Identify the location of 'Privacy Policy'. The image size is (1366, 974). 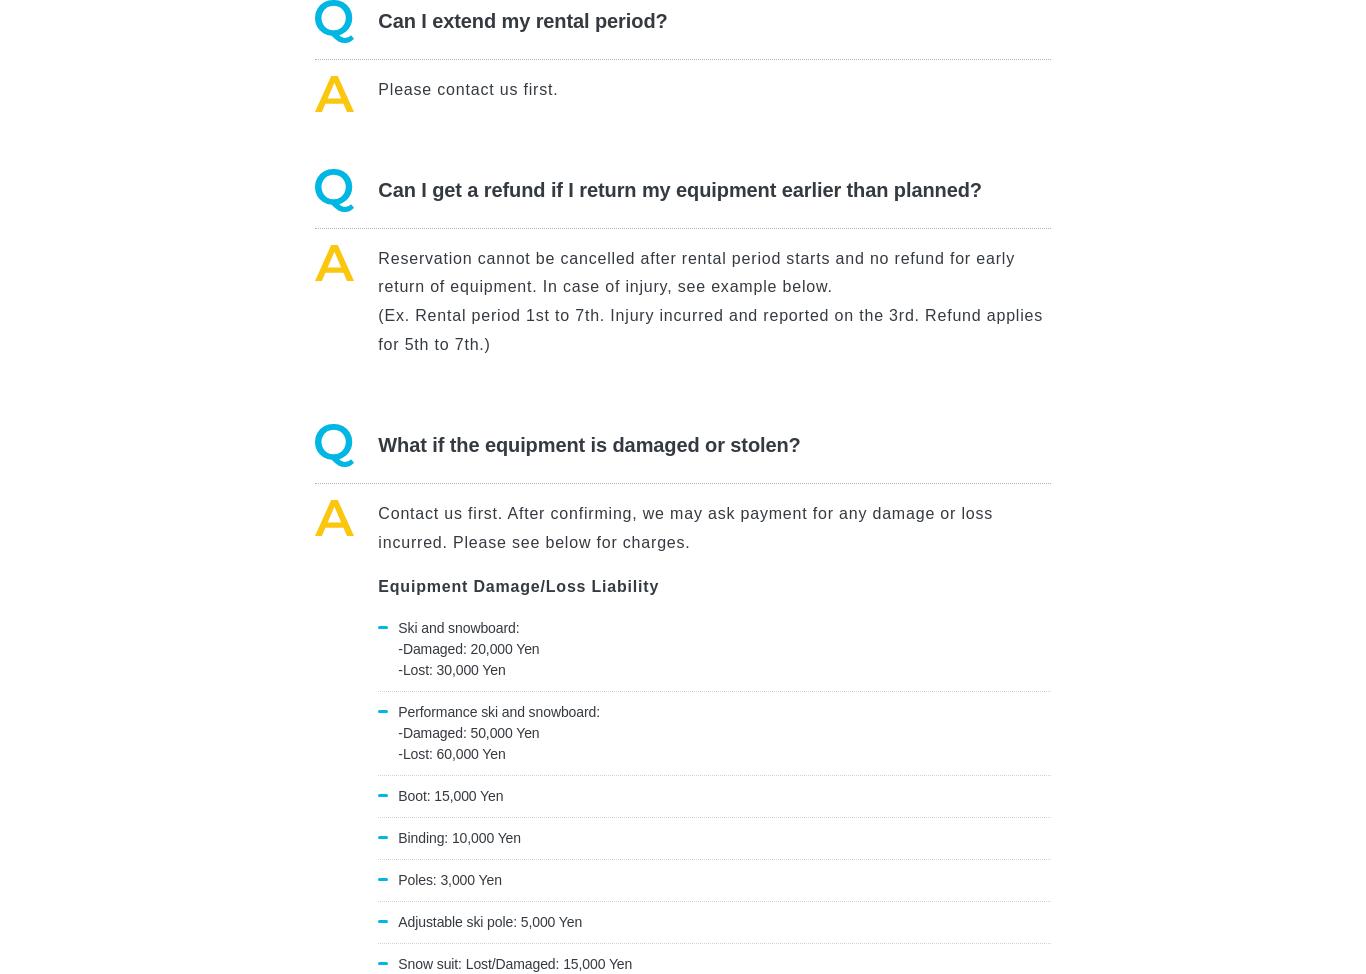
(1025, 148).